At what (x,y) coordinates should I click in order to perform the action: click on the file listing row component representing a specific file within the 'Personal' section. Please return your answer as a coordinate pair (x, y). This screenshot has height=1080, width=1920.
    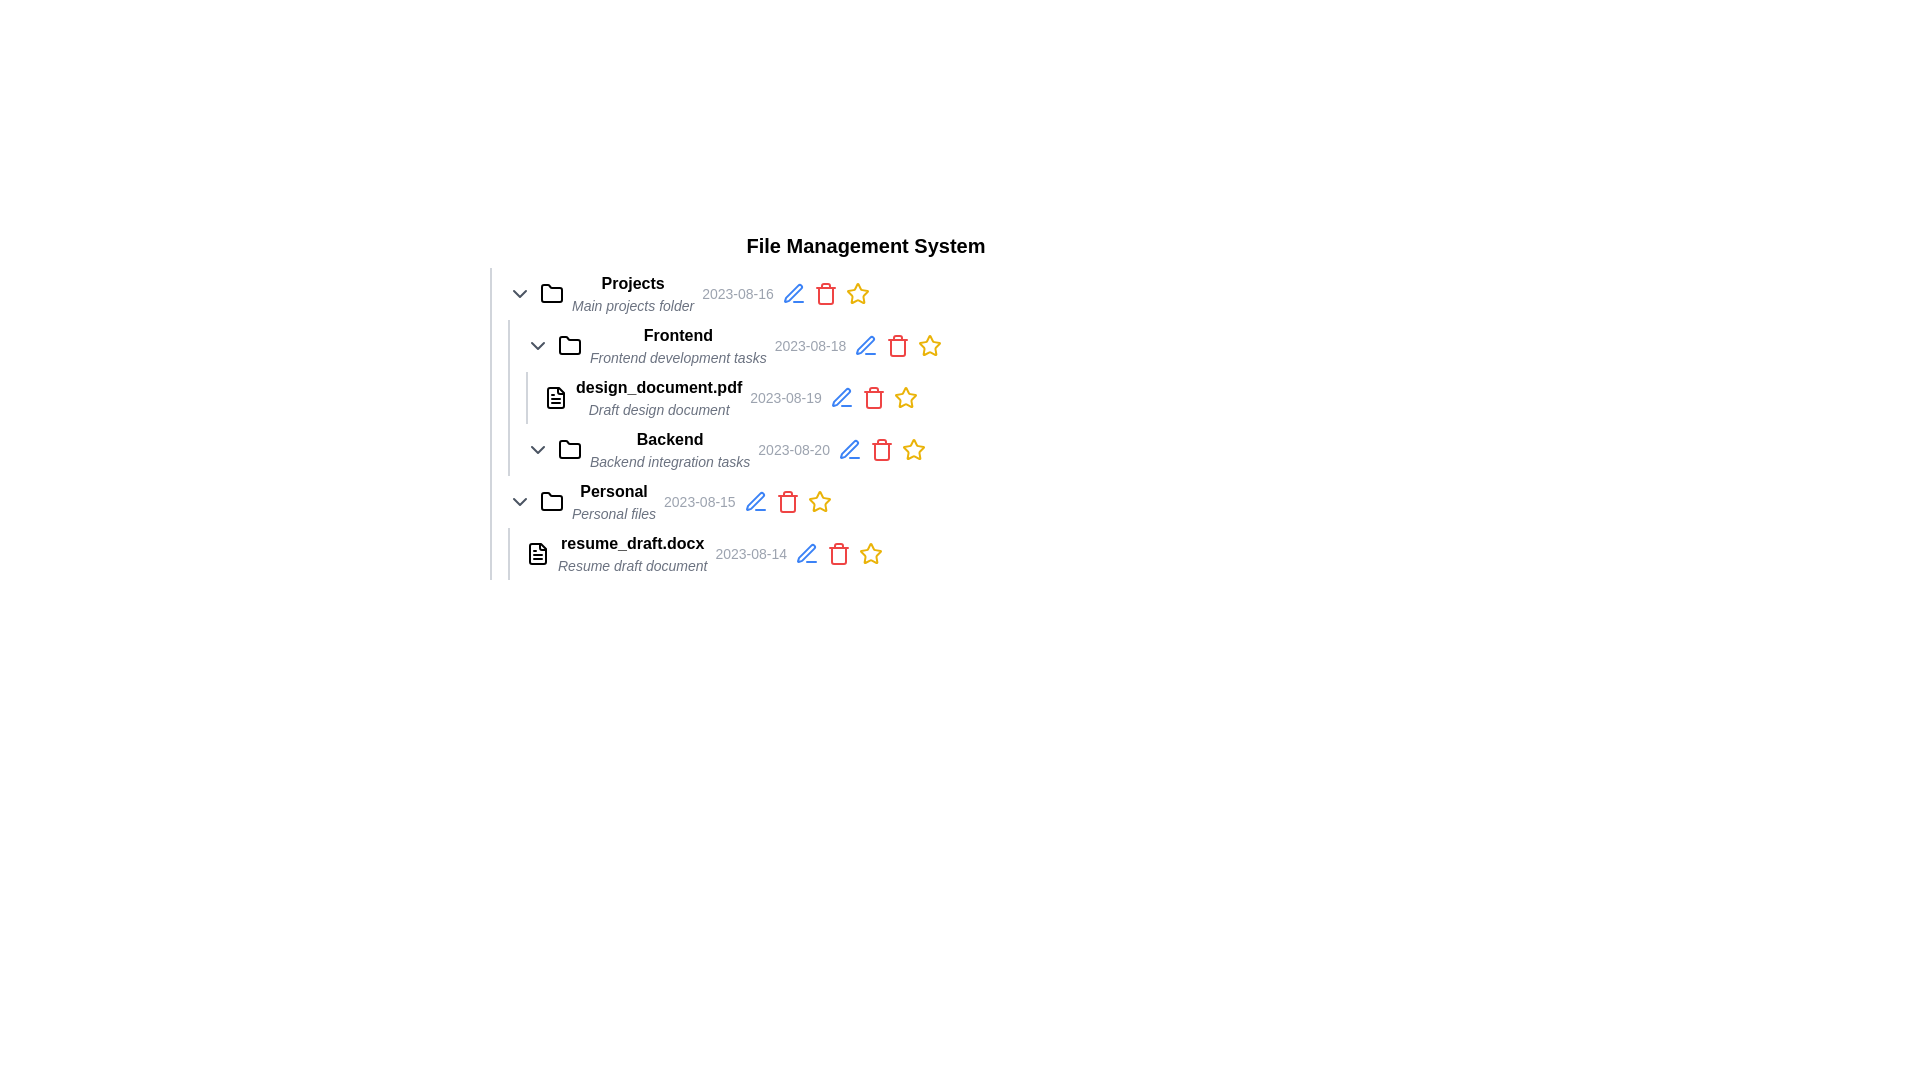
    Looking at the image, I should click on (874, 554).